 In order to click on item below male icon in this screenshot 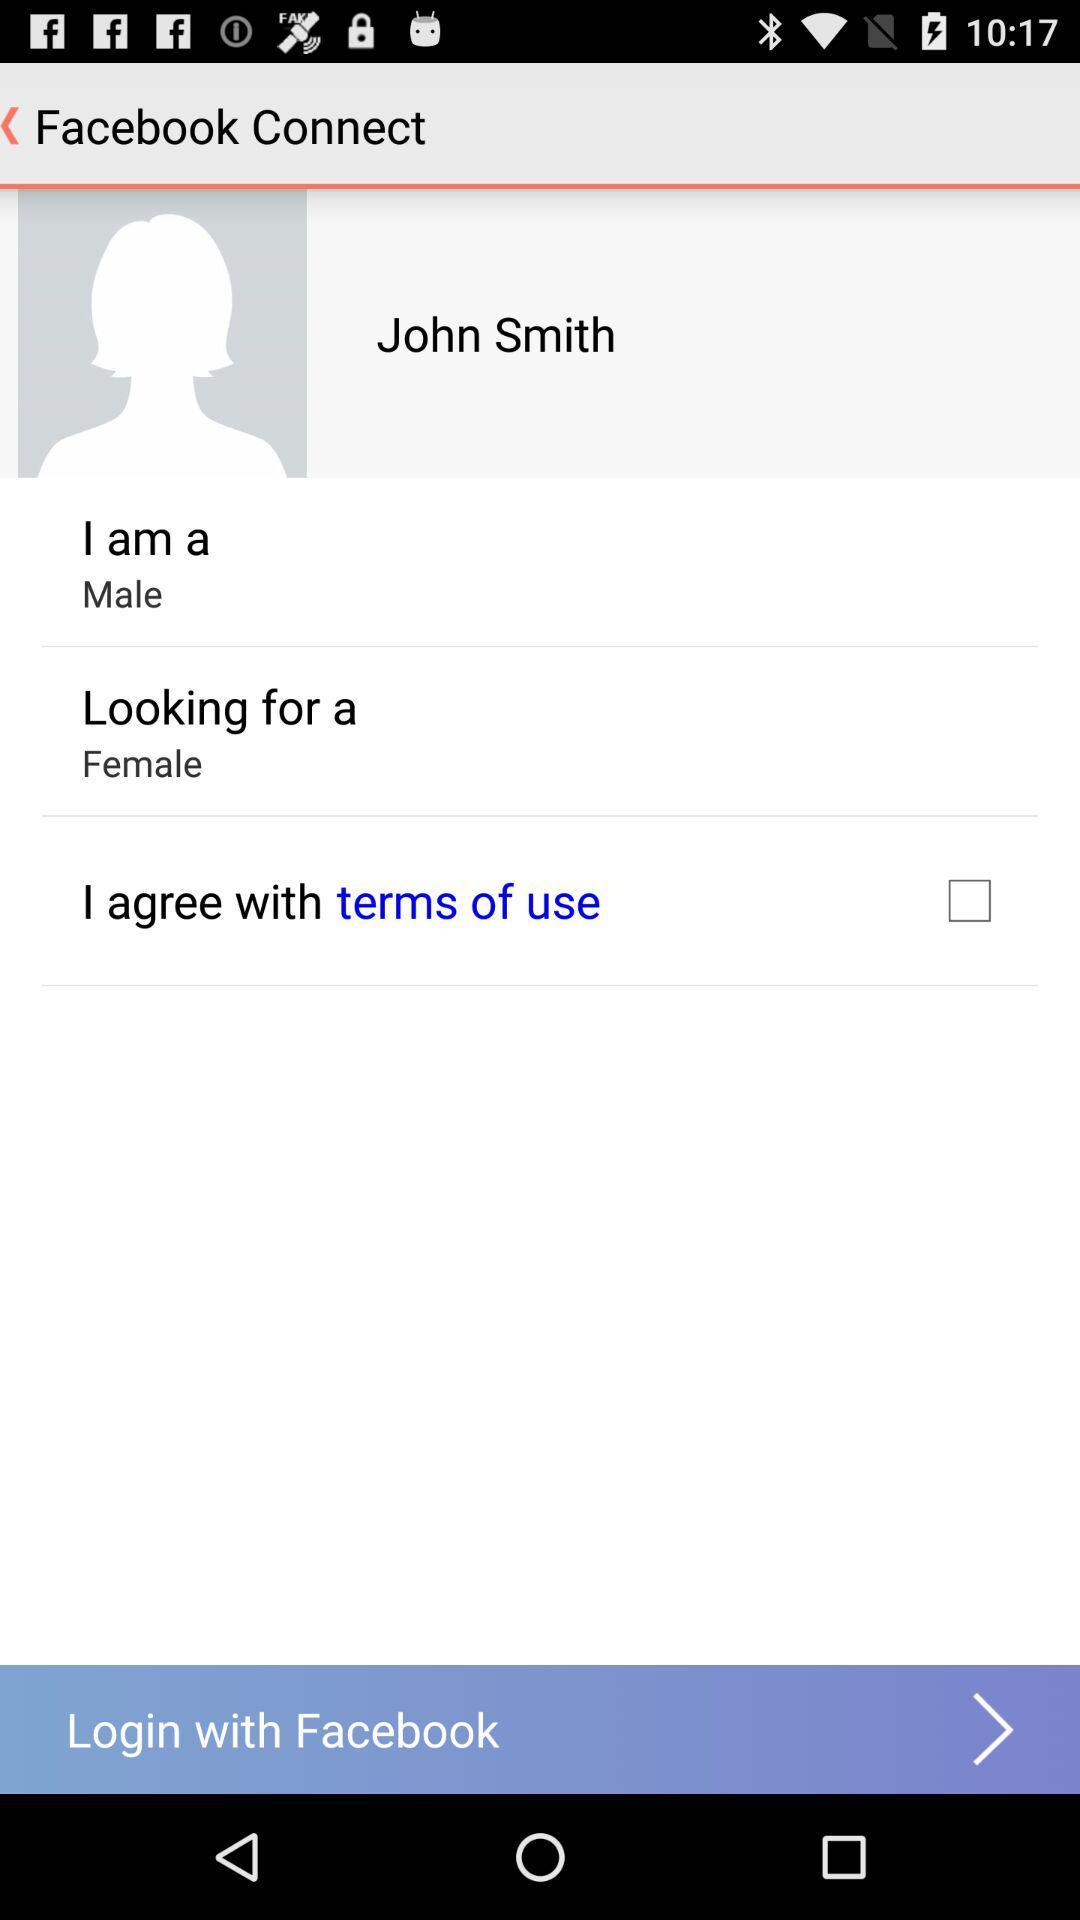, I will do `click(219, 706)`.